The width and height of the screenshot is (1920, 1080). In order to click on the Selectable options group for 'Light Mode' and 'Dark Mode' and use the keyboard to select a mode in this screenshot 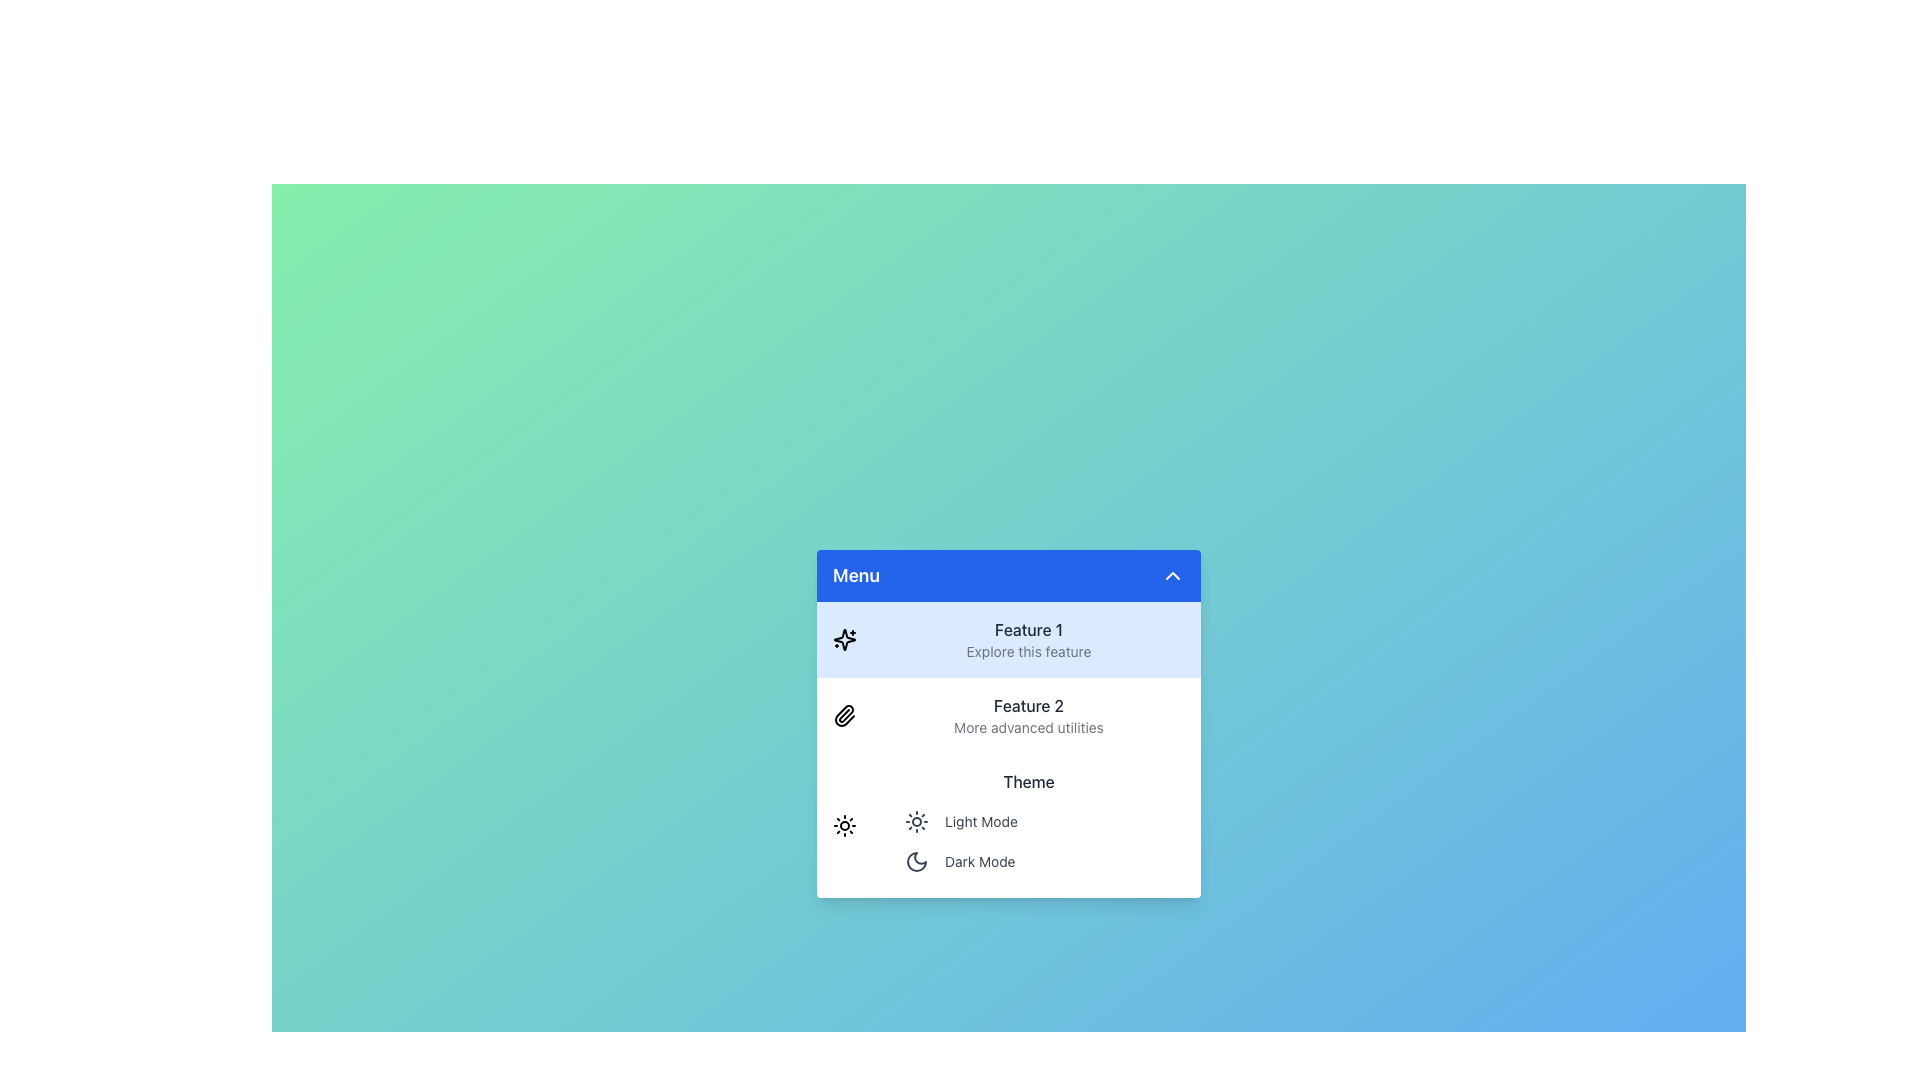, I will do `click(1040, 841)`.